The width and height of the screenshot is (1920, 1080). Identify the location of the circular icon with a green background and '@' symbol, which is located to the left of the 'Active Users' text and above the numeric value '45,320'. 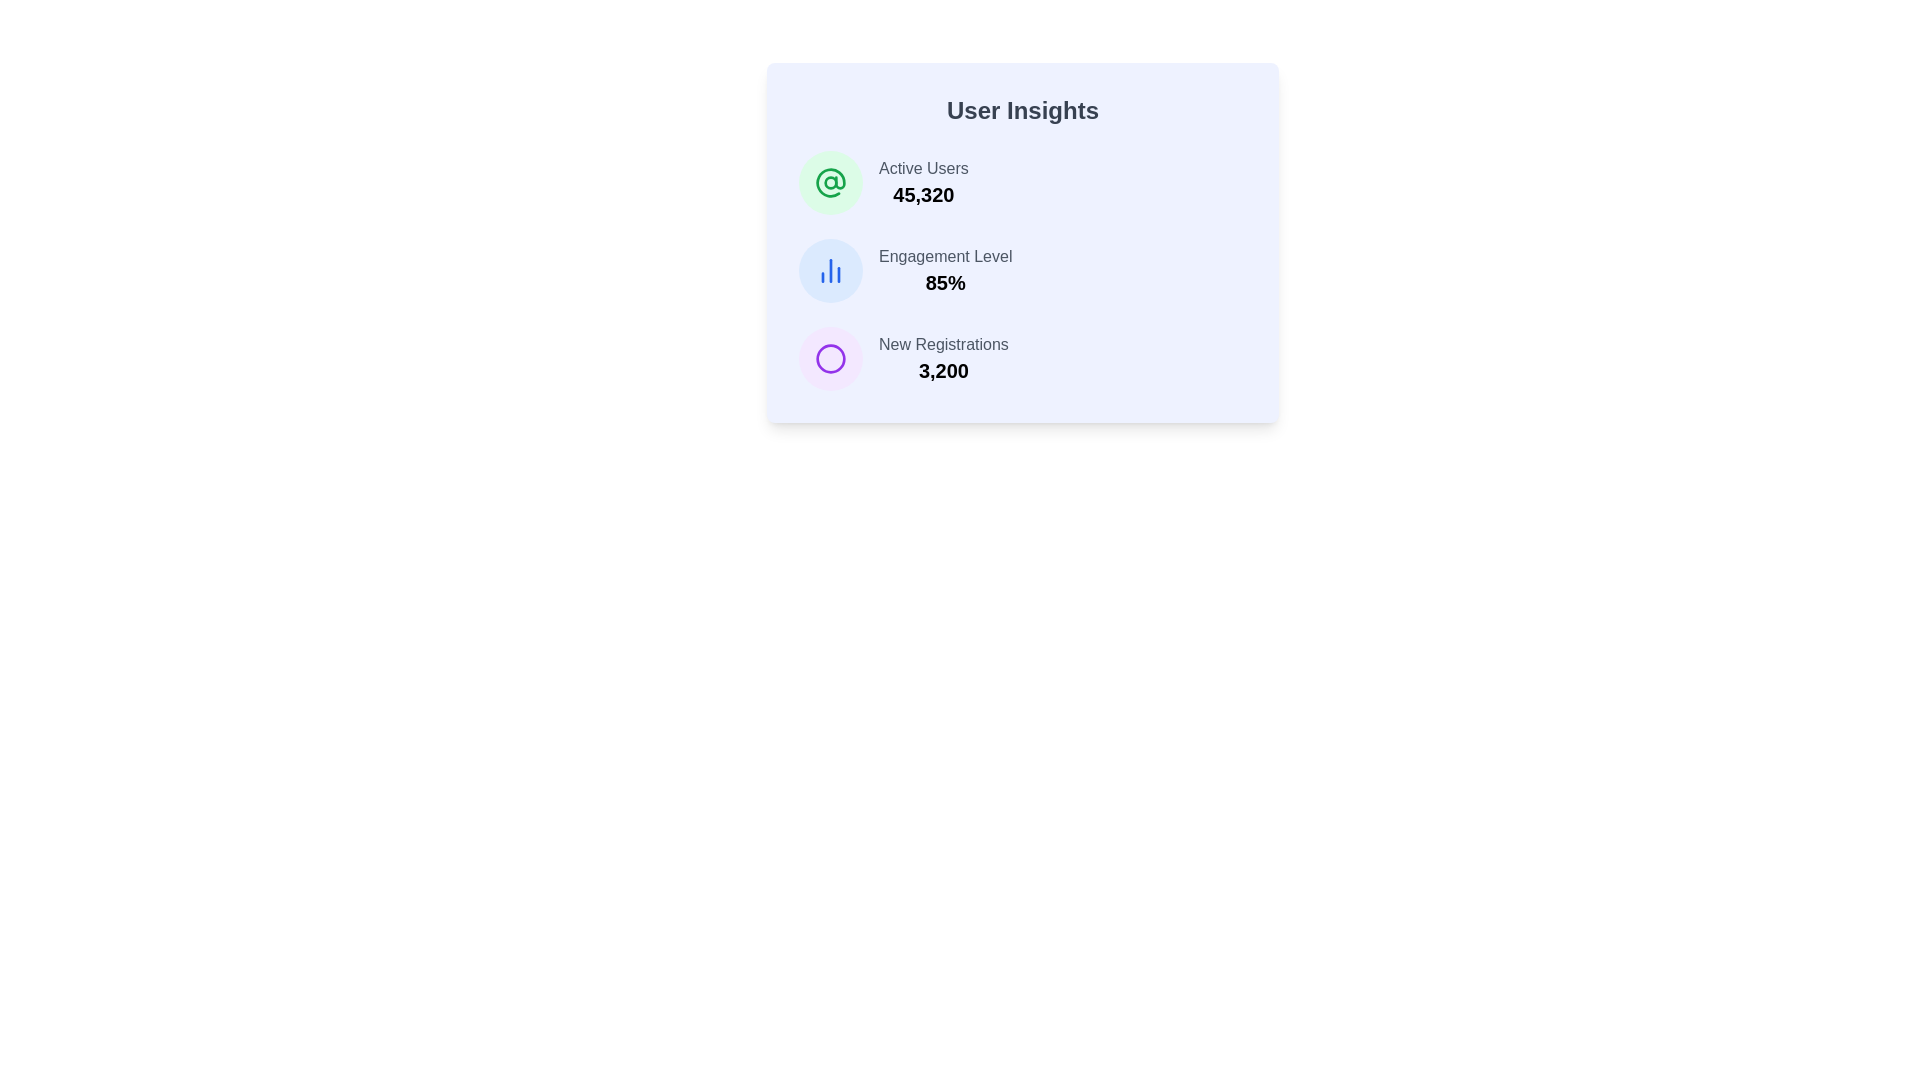
(830, 182).